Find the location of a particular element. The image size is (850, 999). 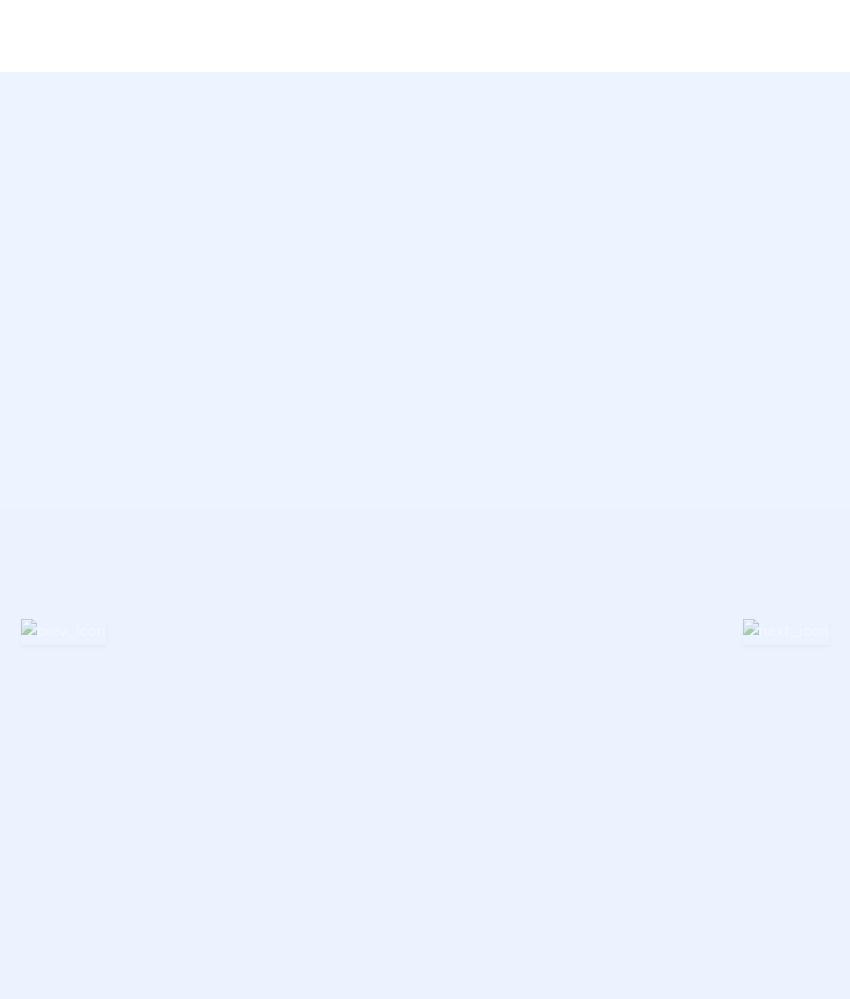

'GET IT ON' is located at coordinates (221, 279).